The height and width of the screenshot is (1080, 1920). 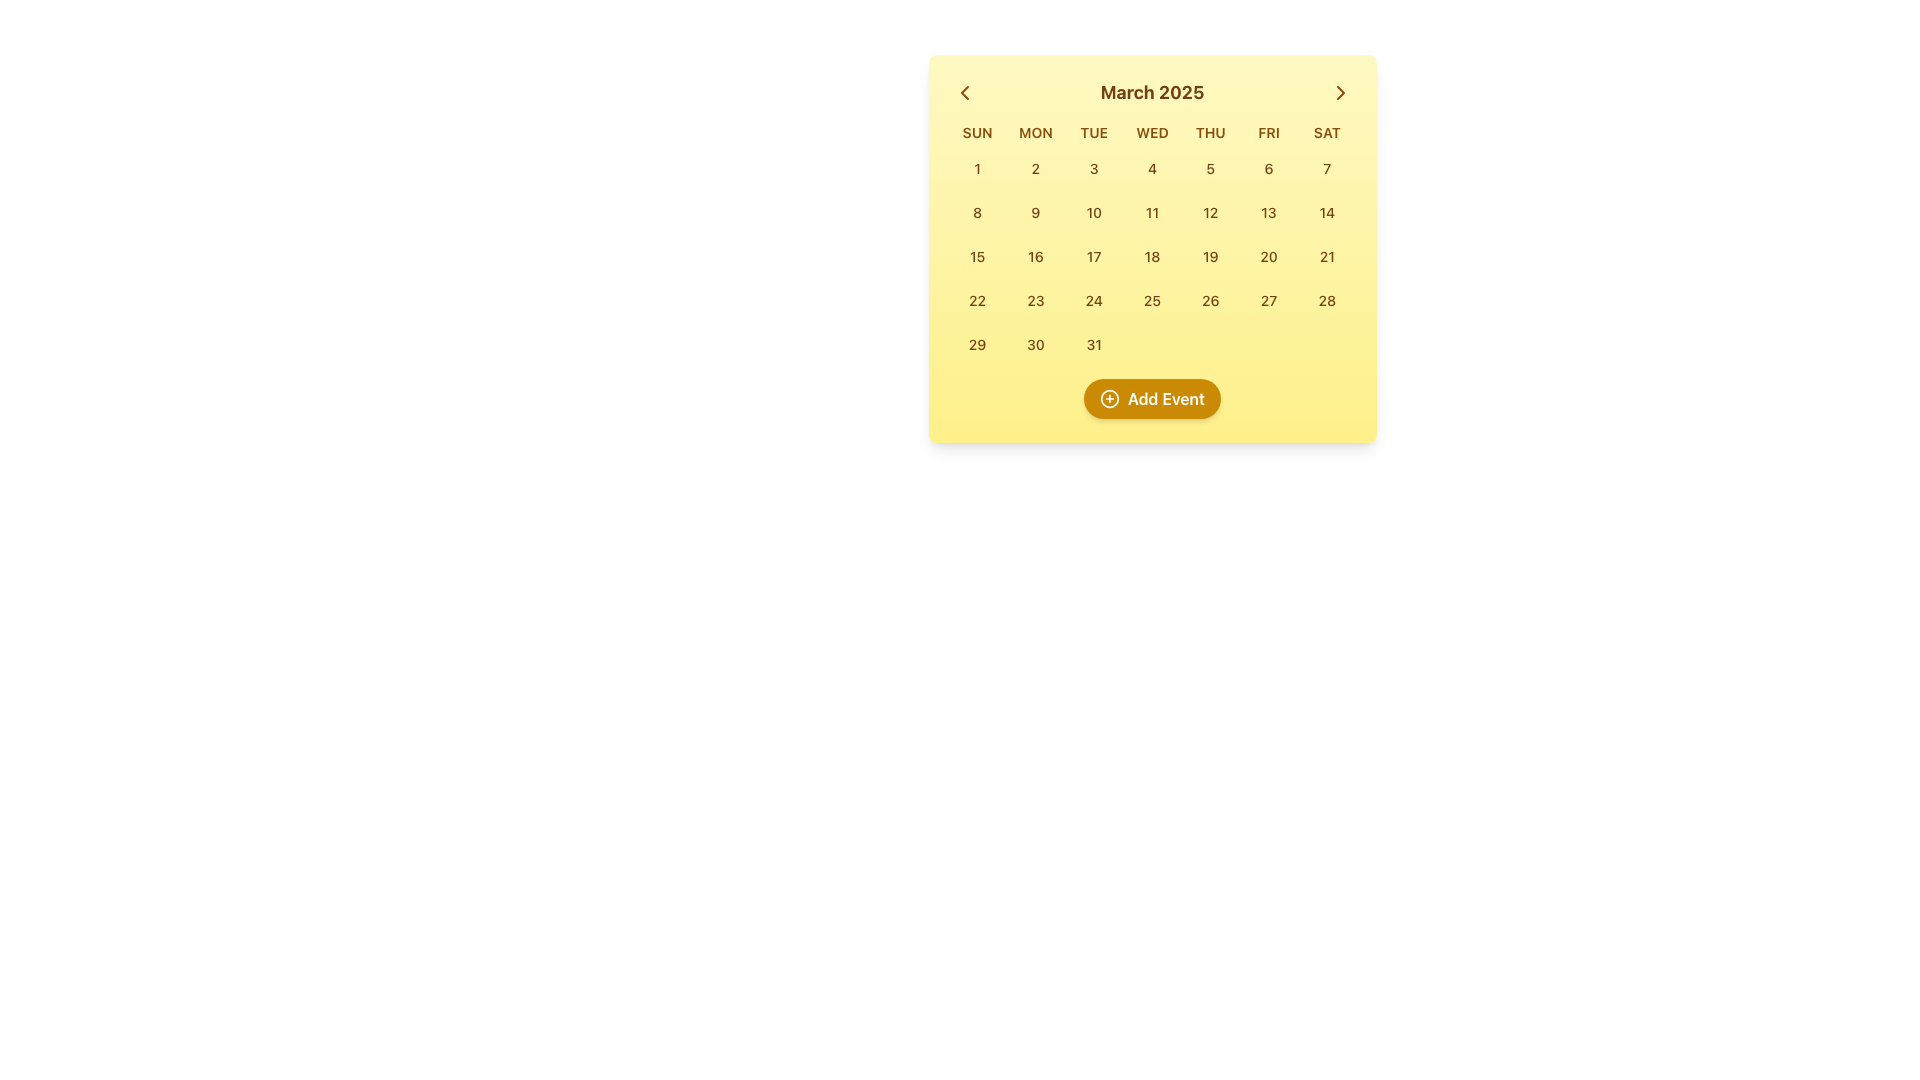 What do you see at coordinates (1093, 212) in the screenshot?
I see `the square-shaped button displaying the number '10' with brown text and a light yellow rounded background, located in the calendar grid under 'TUE', to trigger the hover effect` at bounding box center [1093, 212].